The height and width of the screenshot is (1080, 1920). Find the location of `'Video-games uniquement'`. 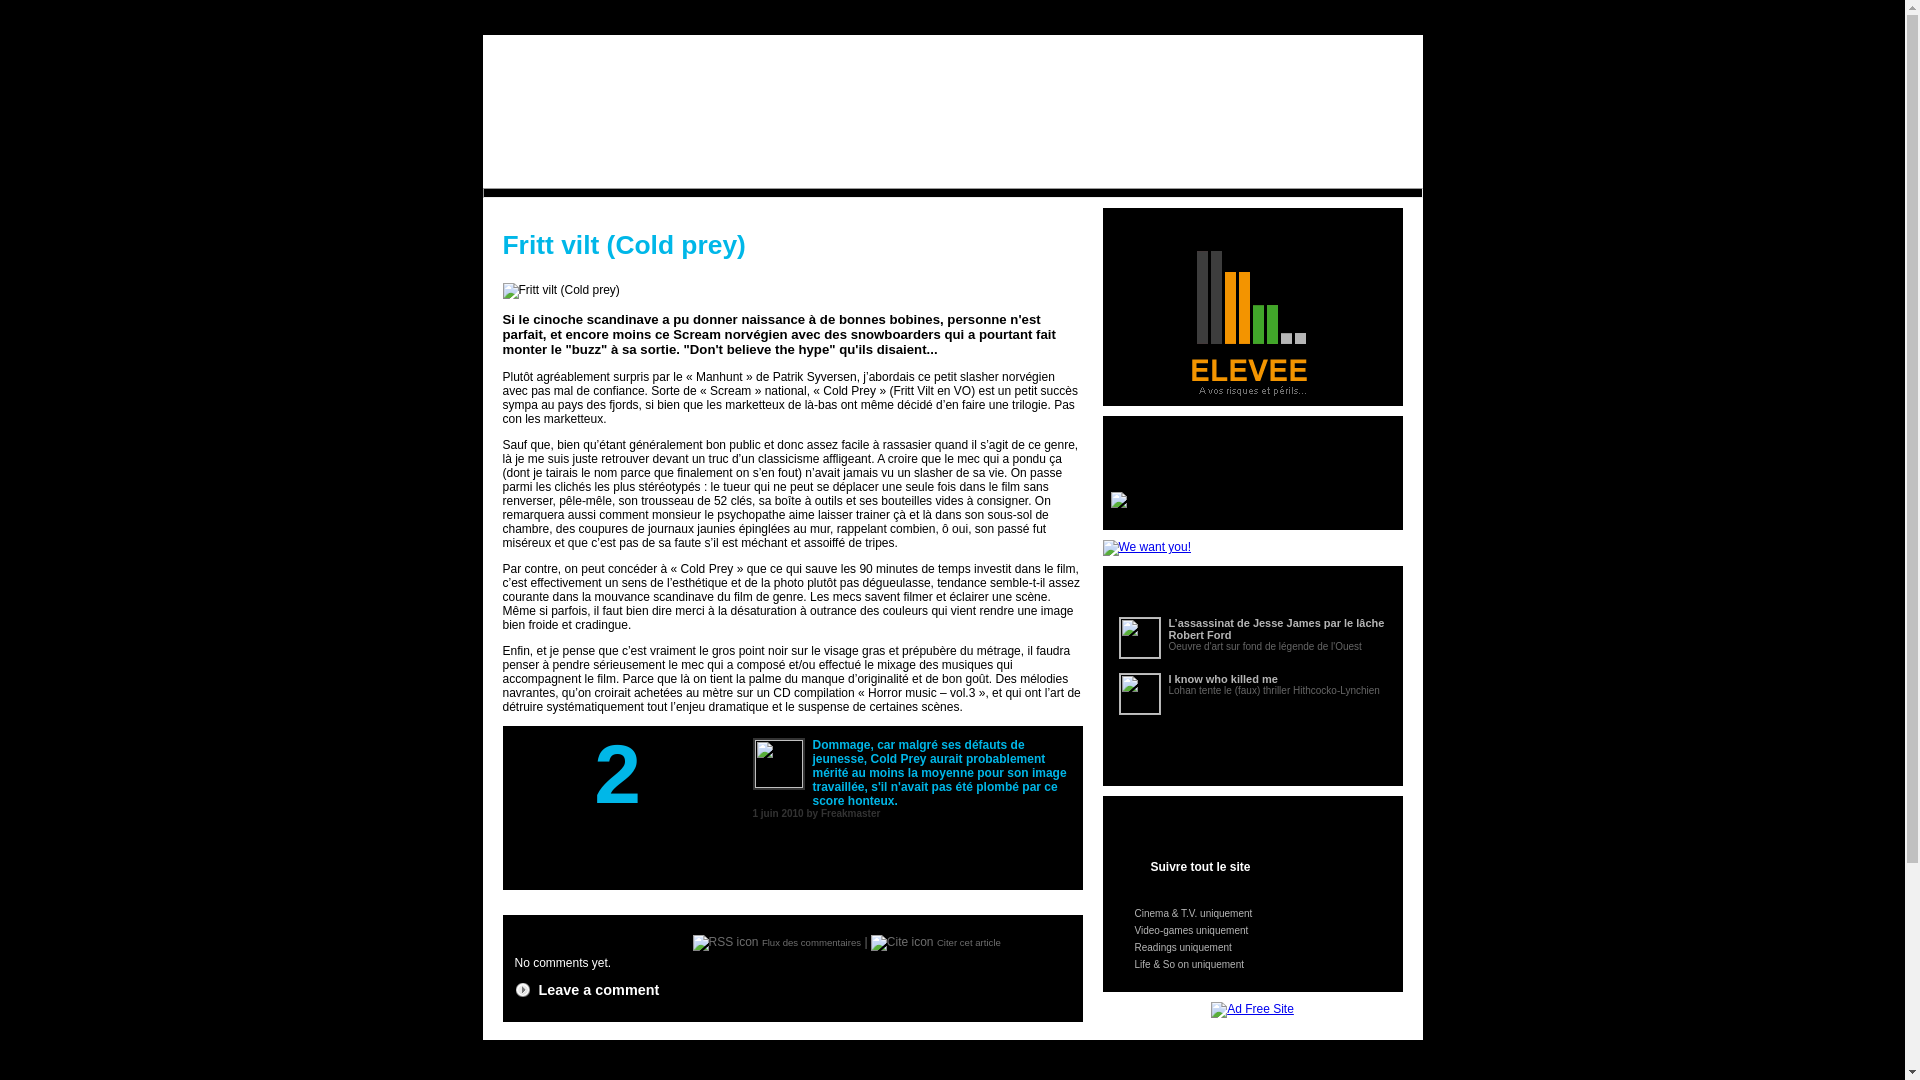

'Video-games uniquement' is located at coordinates (1251, 930).